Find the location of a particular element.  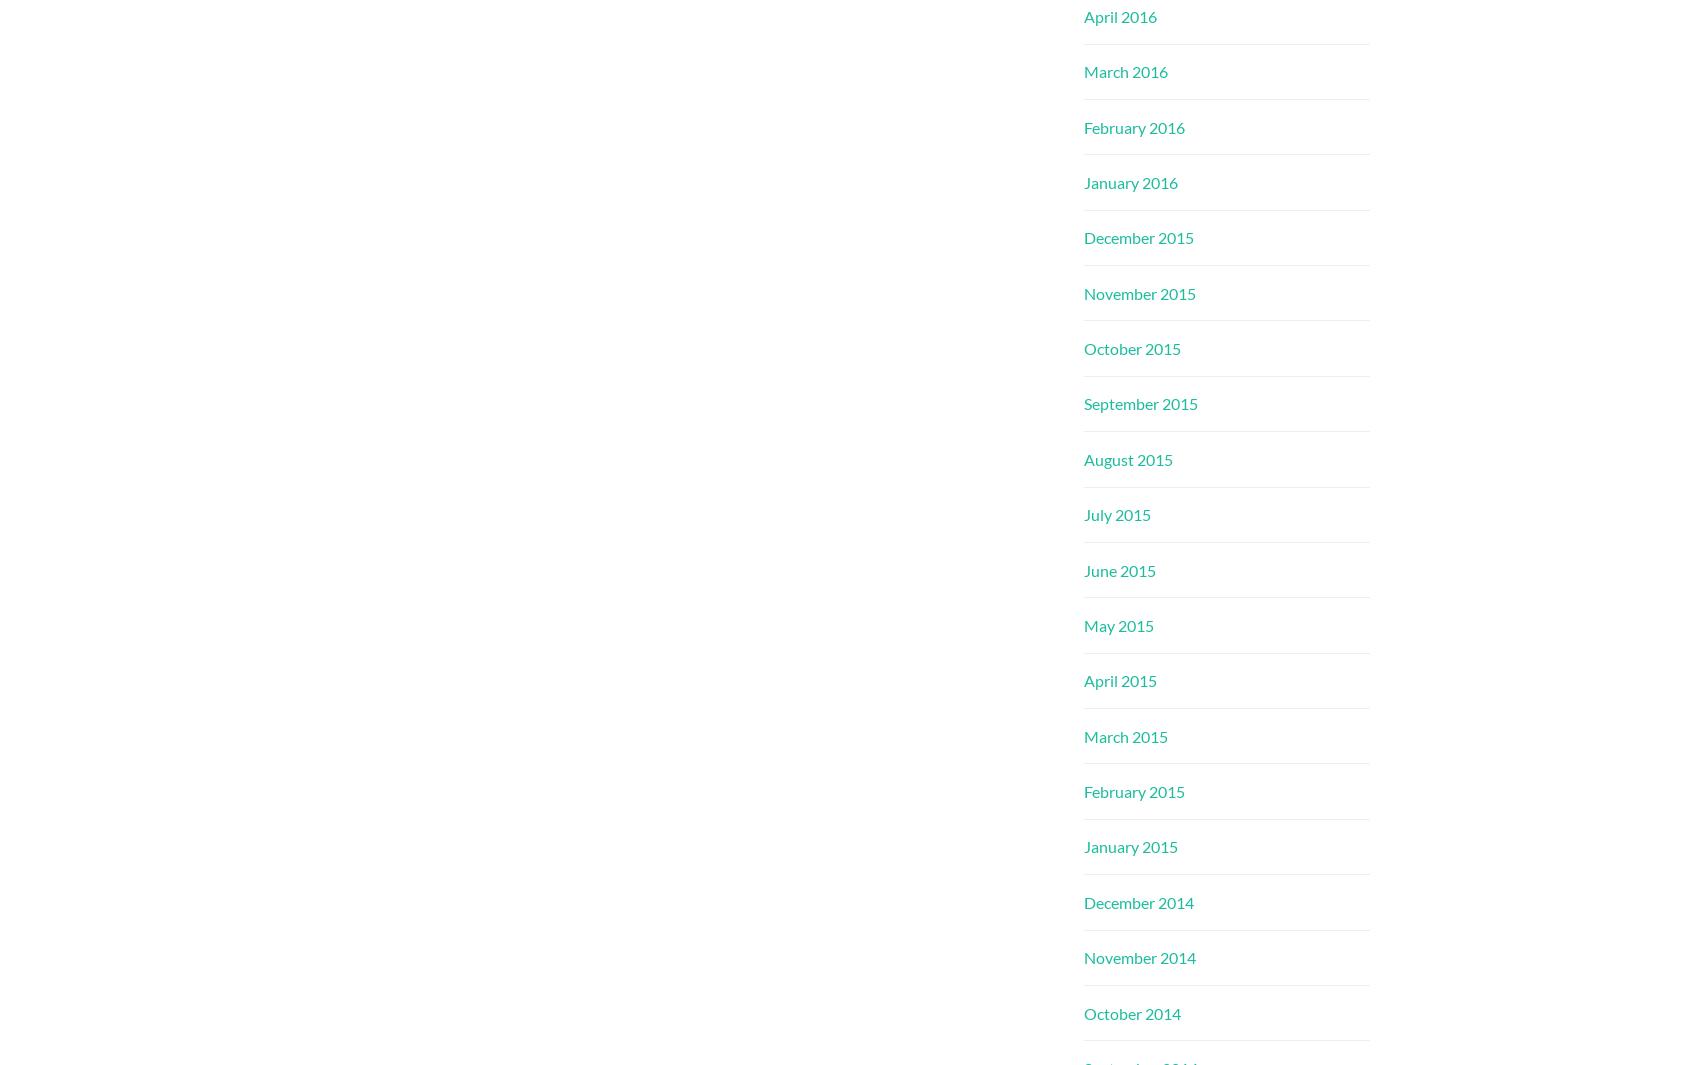

'June 2015' is located at coordinates (1119, 569).